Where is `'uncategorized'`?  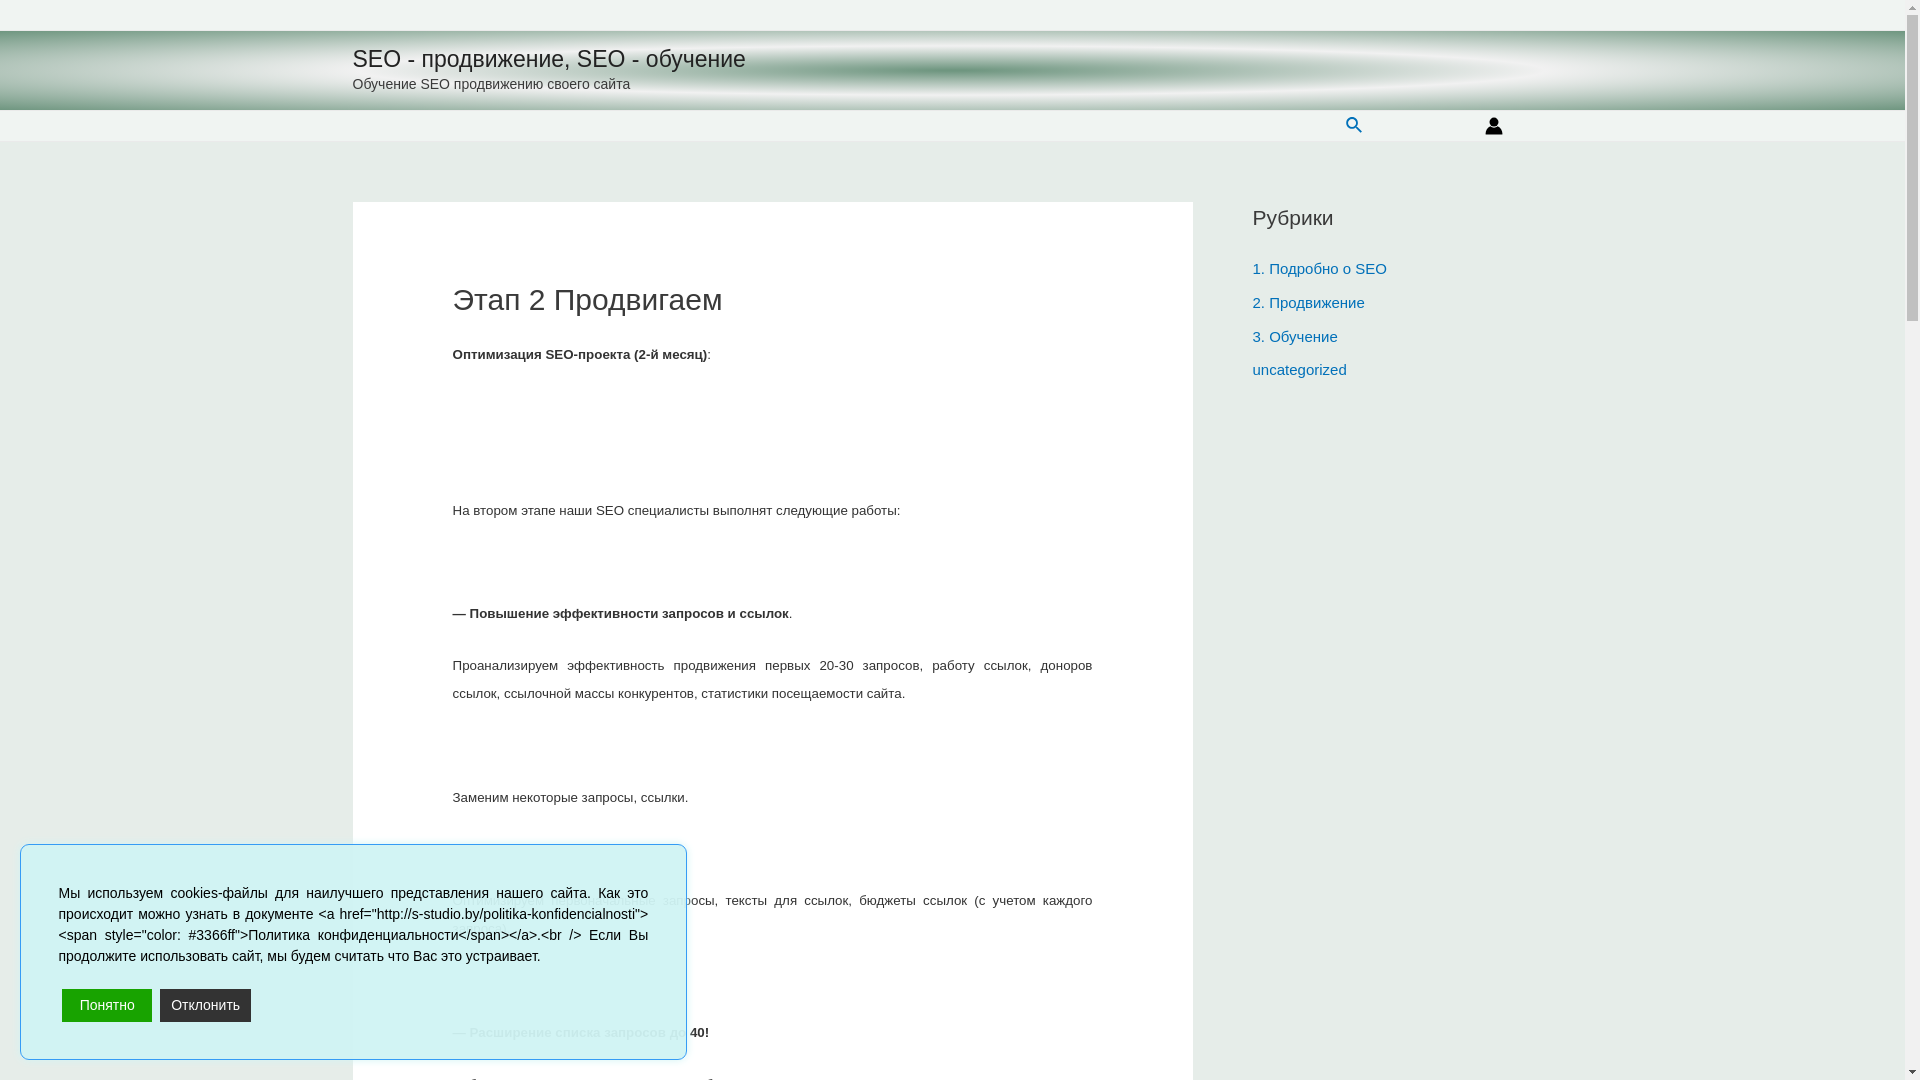
'uncategorized' is located at coordinates (1299, 369).